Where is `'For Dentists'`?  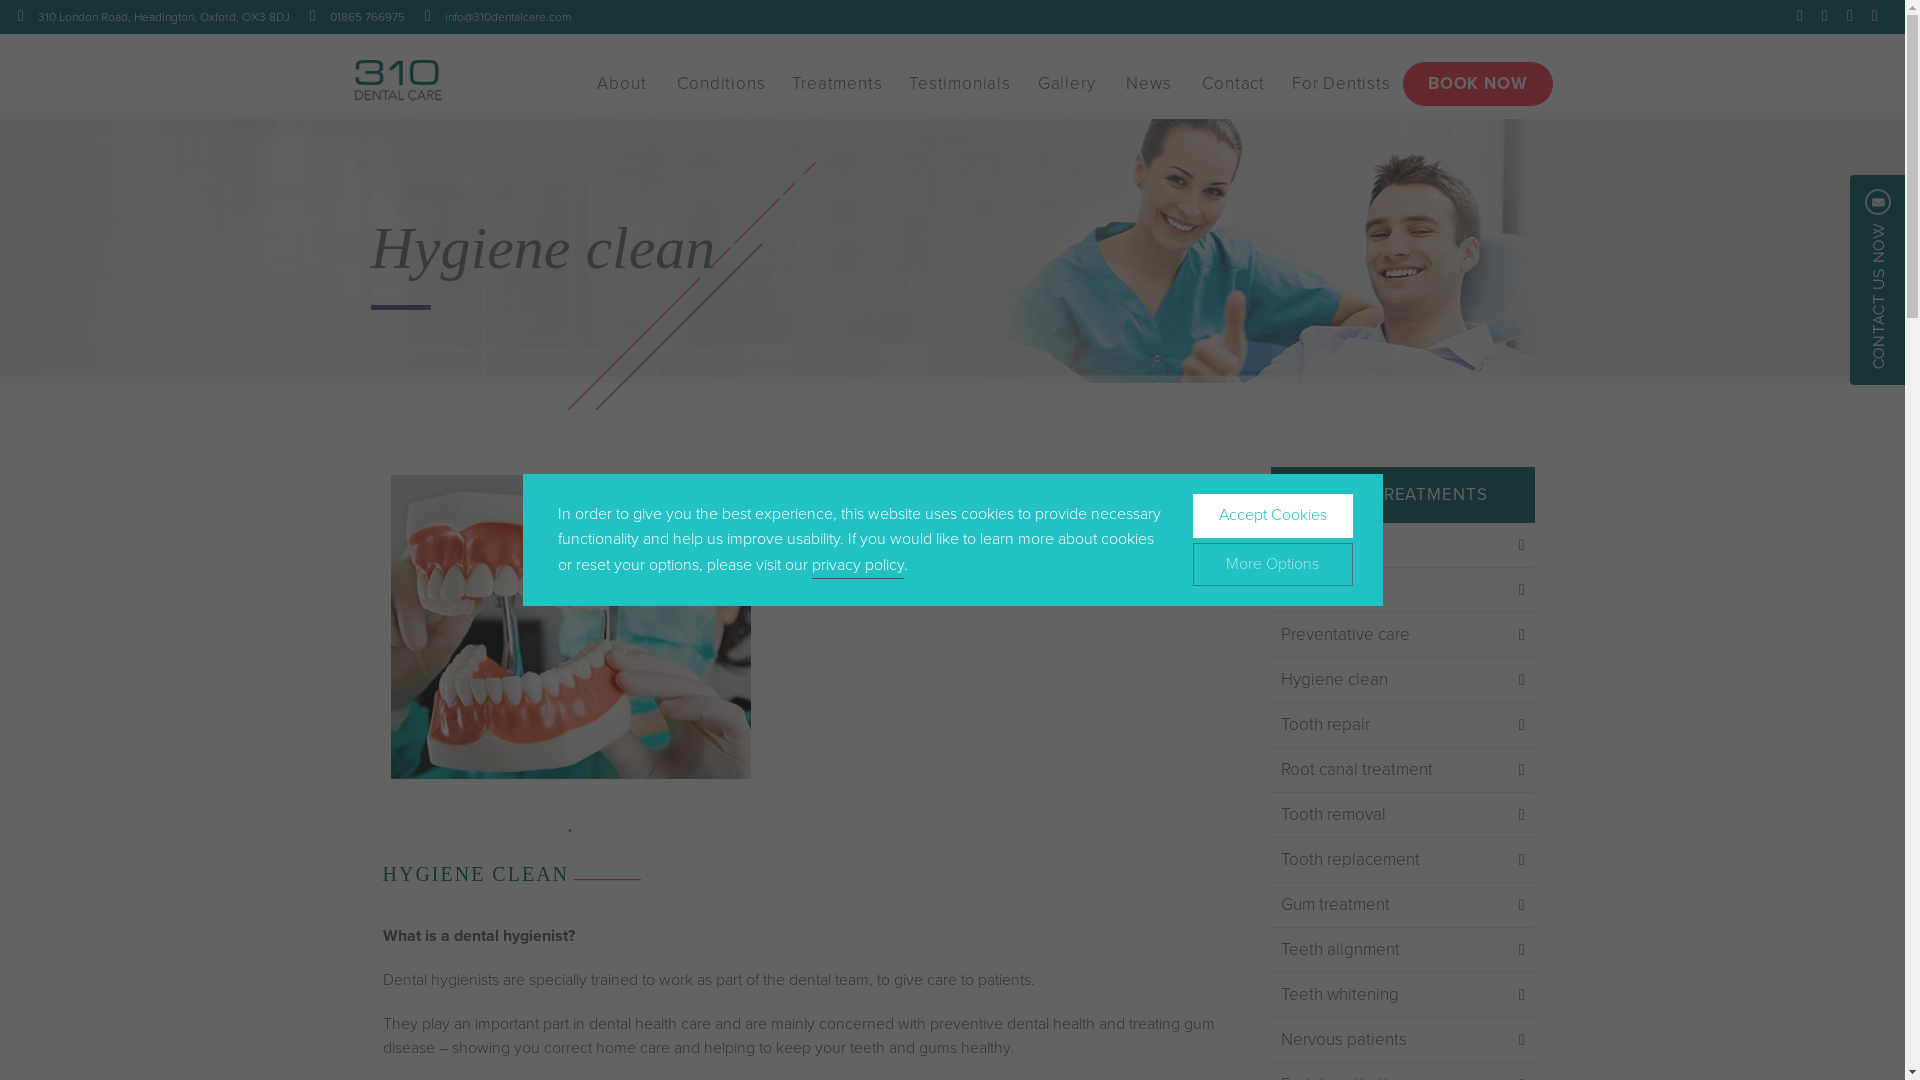 'For Dentists' is located at coordinates (1341, 88).